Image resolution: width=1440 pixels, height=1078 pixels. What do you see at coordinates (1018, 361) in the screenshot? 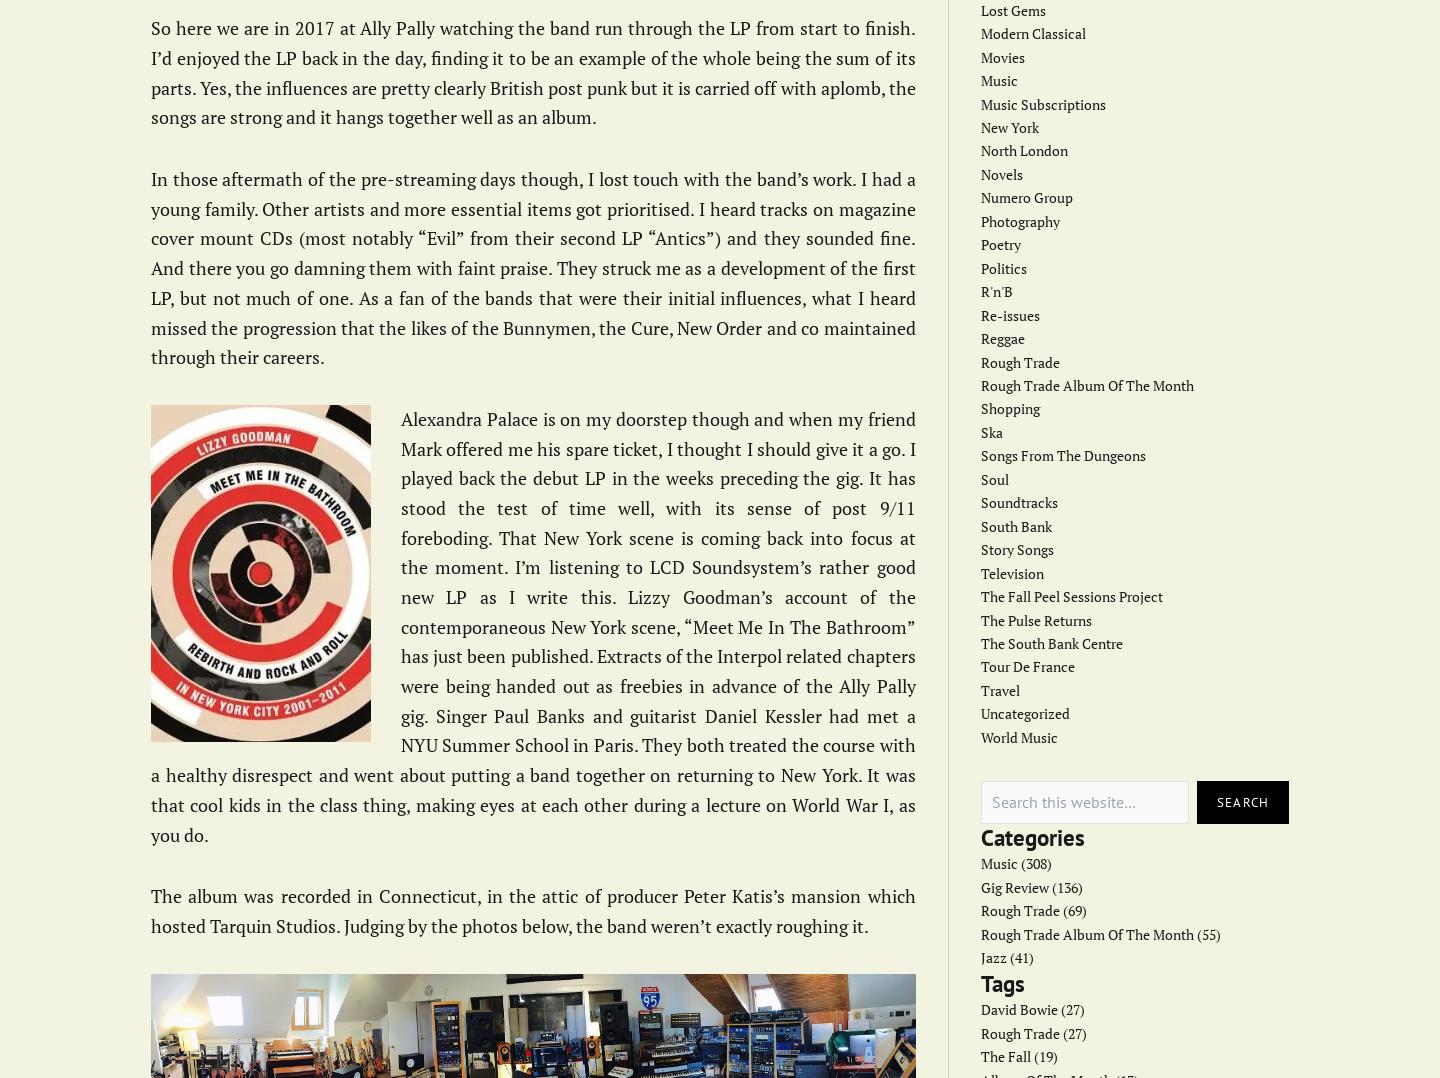
I see `'Rough Trade'` at bounding box center [1018, 361].